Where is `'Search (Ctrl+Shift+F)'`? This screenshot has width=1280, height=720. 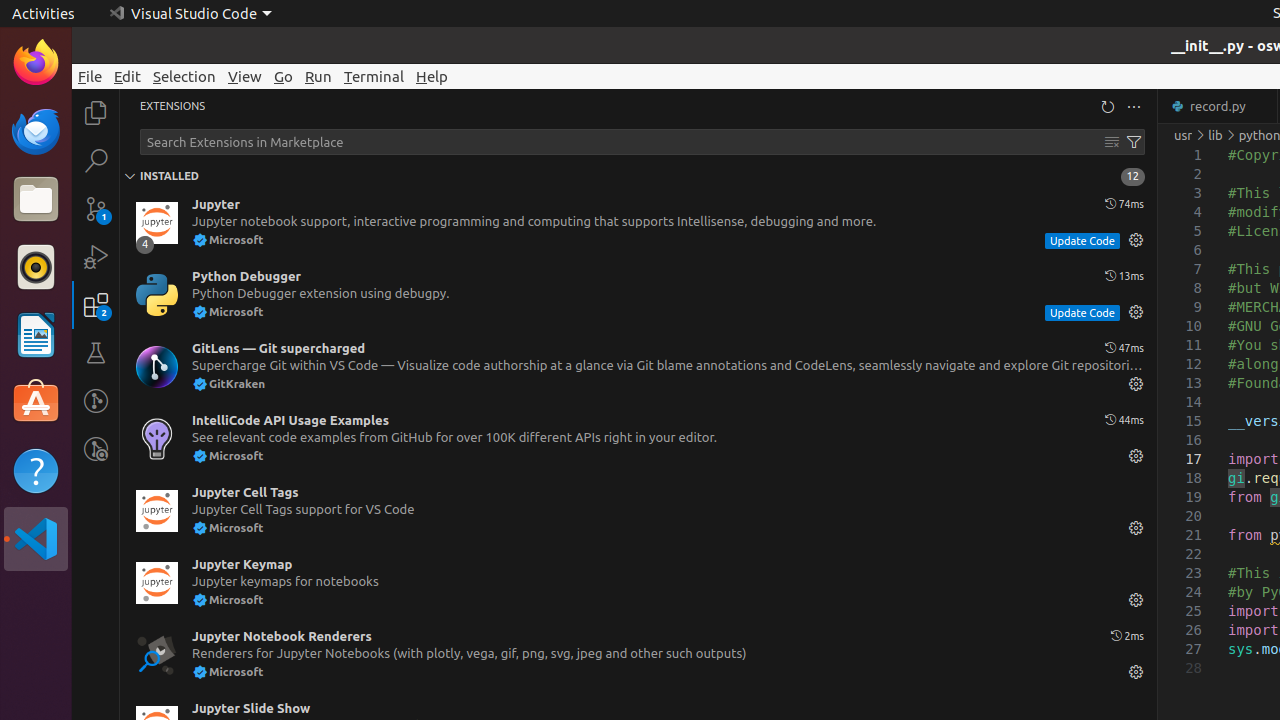
'Search (Ctrl+Shift+F)' is located at coordinates (95, 159).